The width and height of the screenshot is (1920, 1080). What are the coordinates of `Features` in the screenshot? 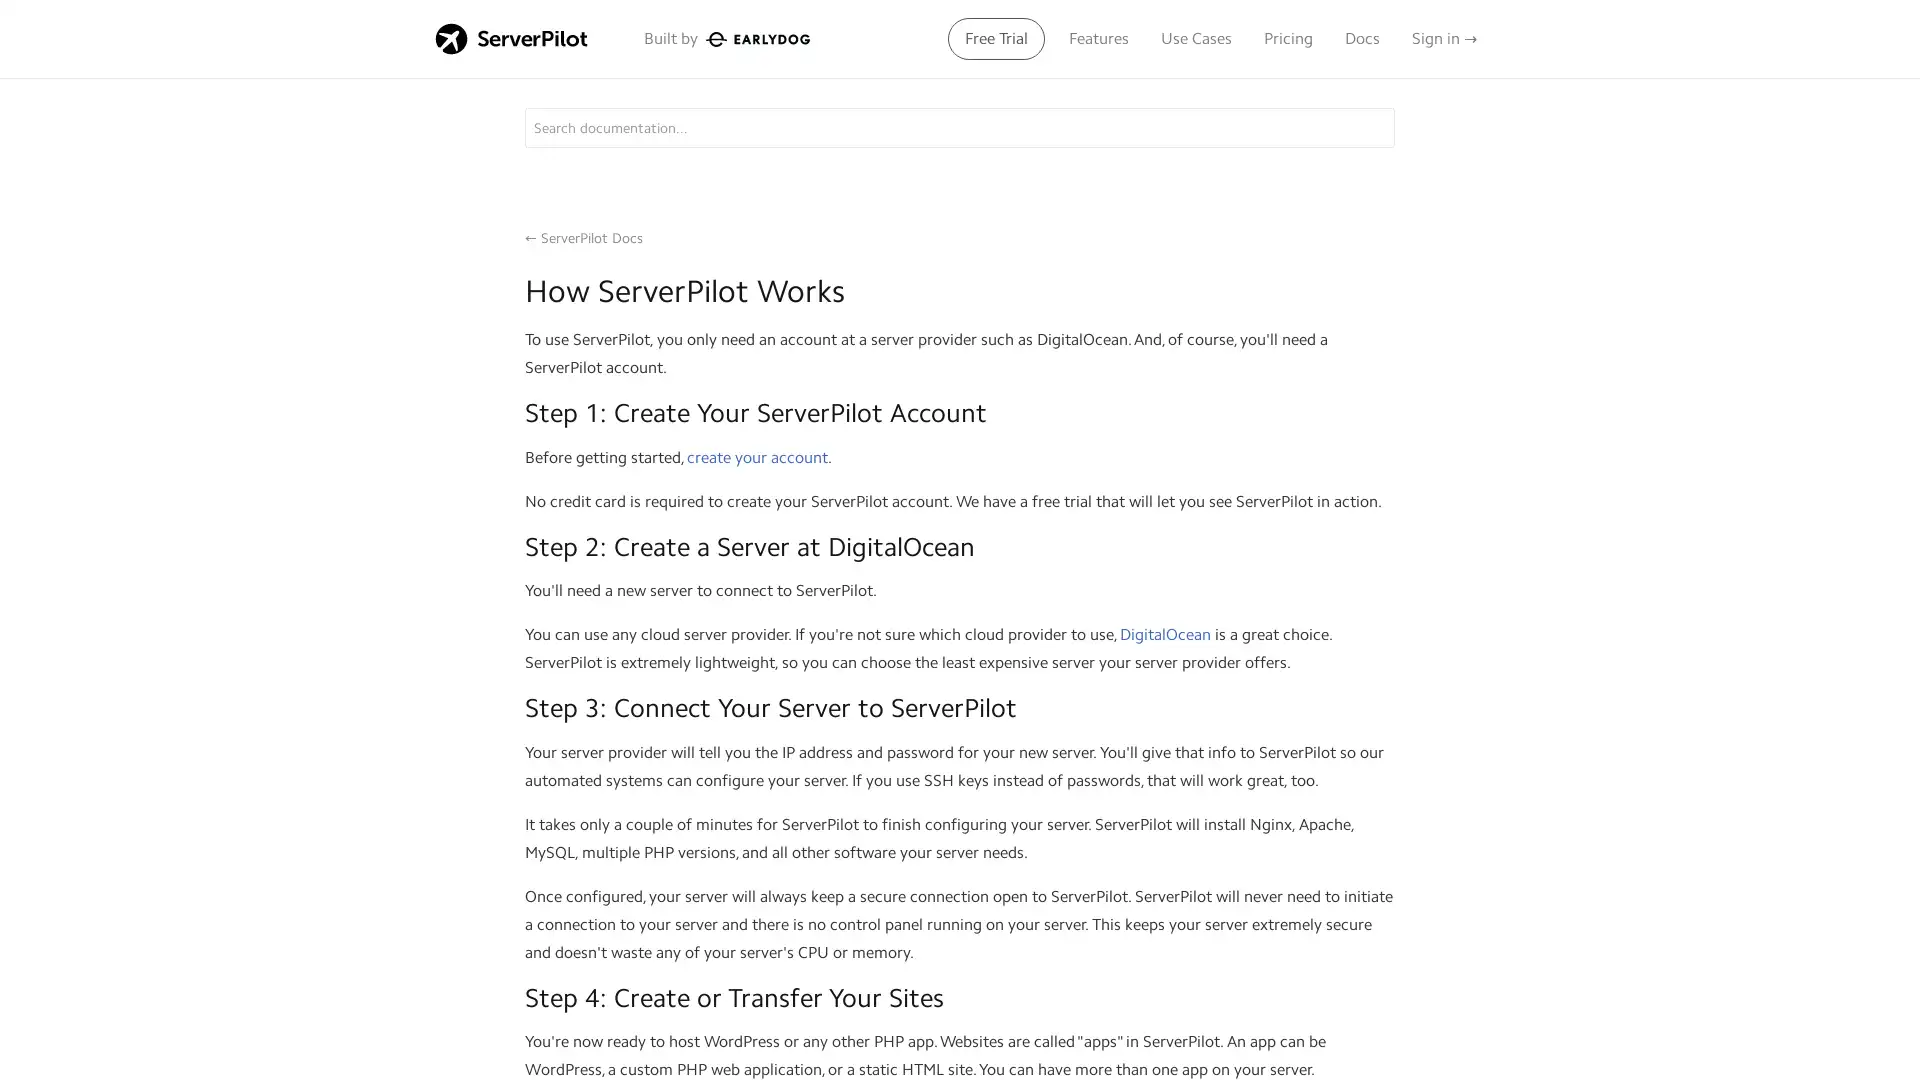 It's located at (1098, 38).